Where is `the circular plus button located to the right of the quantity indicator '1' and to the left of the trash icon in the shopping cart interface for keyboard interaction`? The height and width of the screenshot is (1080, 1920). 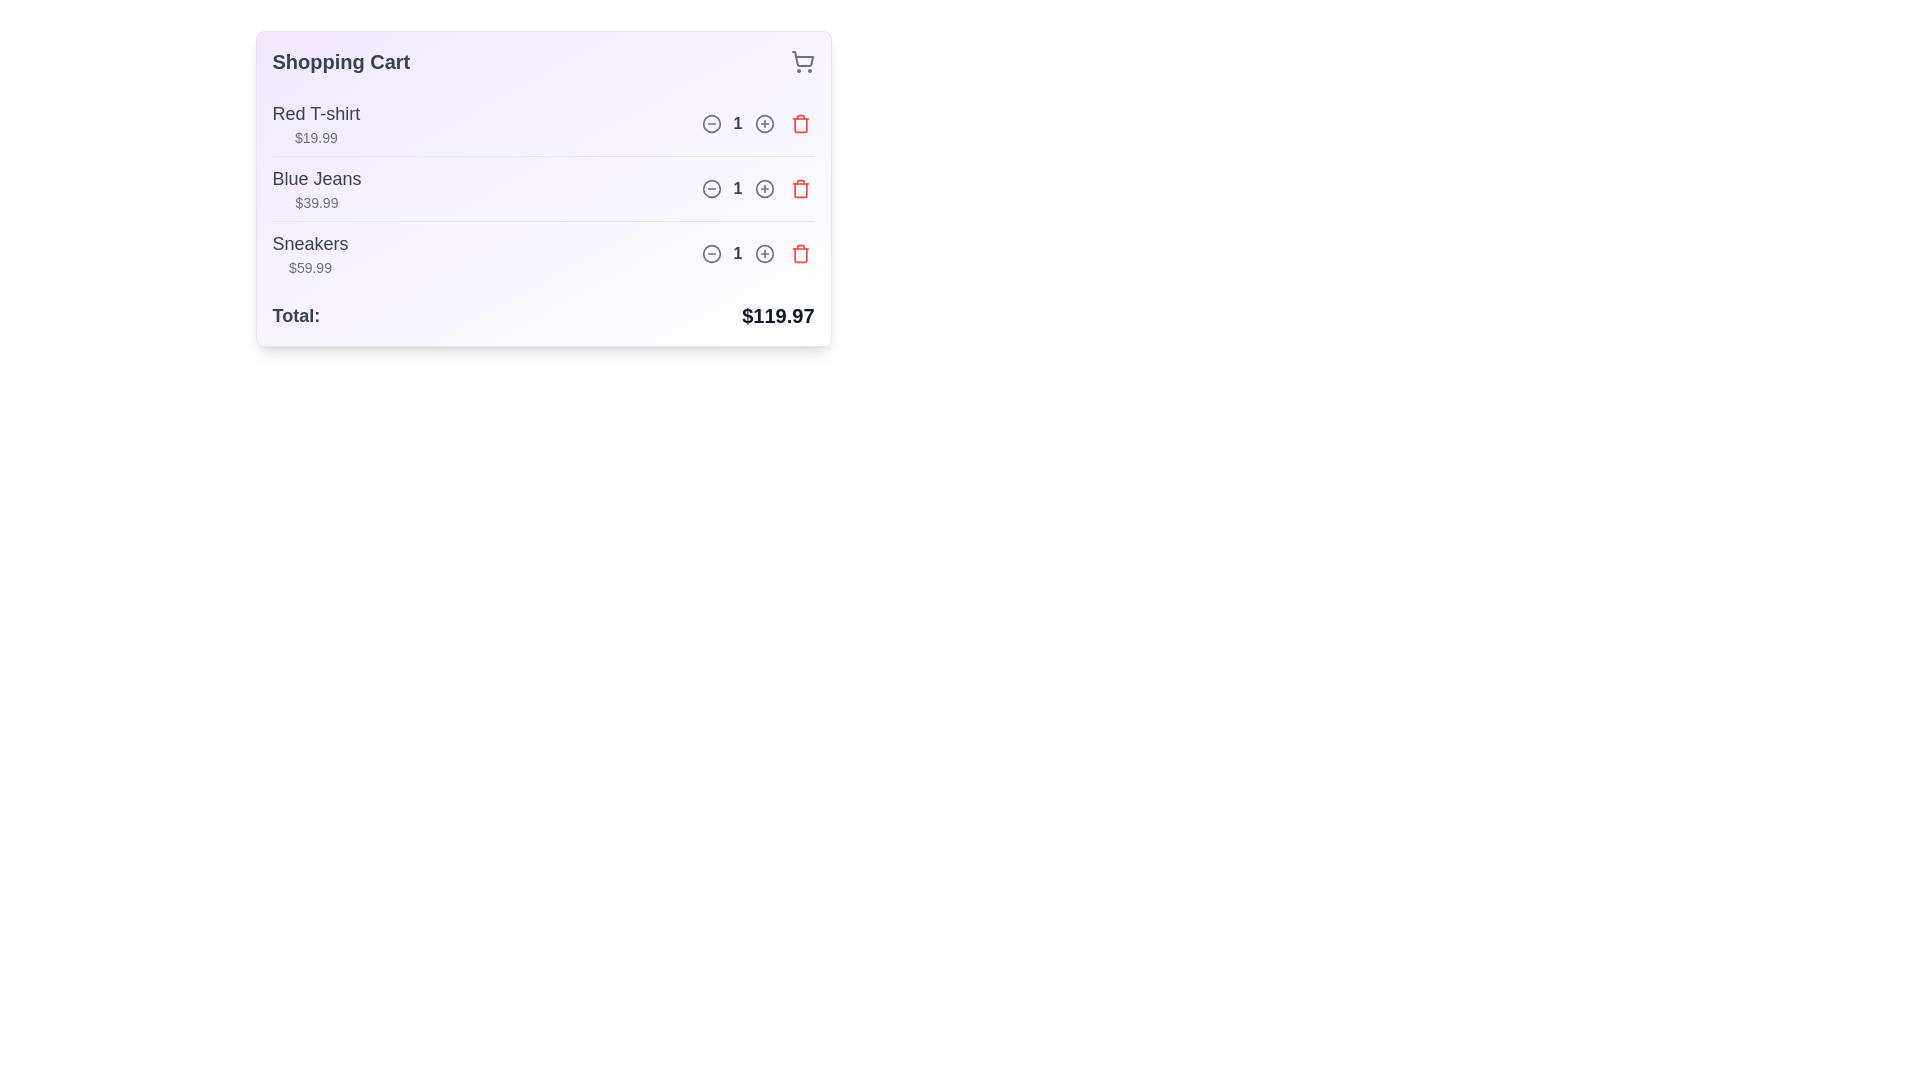
the circular plus button located to the right of the quantity indicator '1' and to the left of the trash icon in the shopping cart interface for keyboard interaction is located at coordinates (763, 123).